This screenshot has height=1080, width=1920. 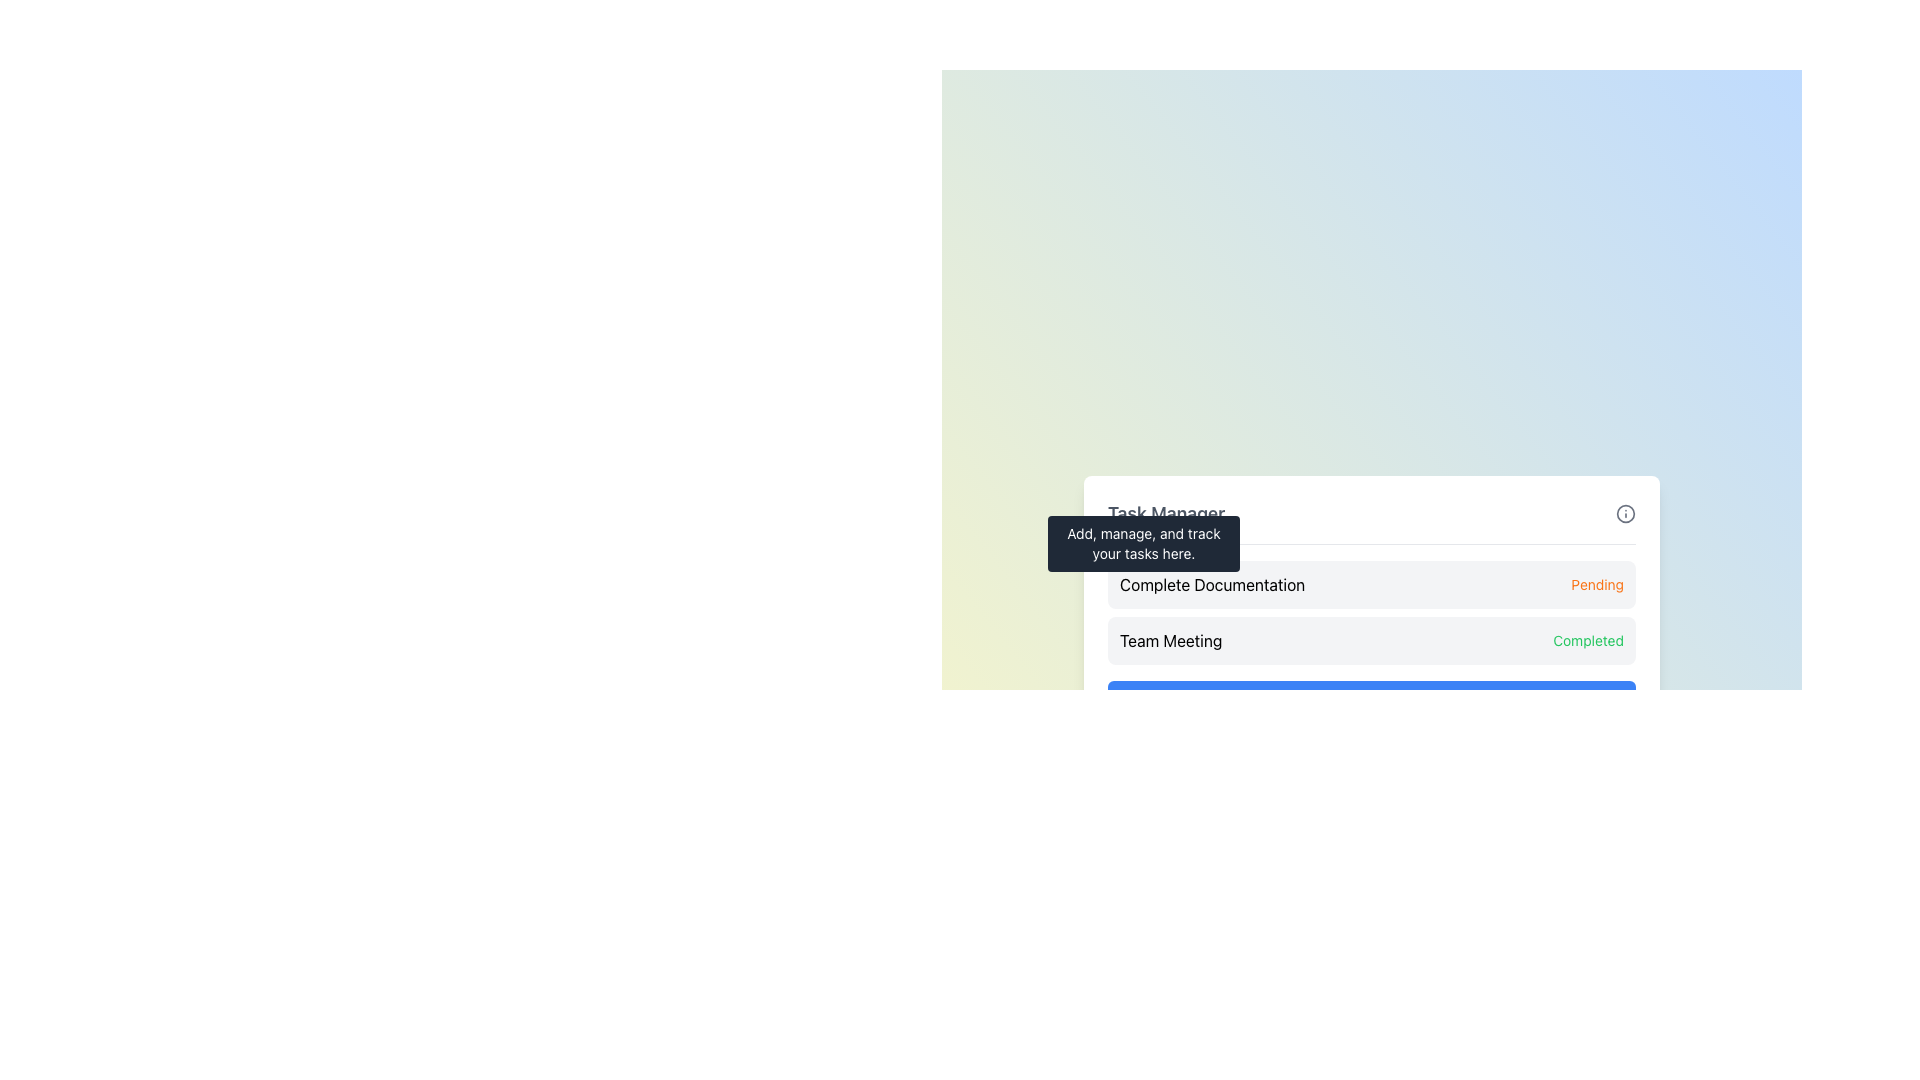 What do you see at coordinates (1334, 699) in the screenshot?
I see `the circle element that is part of an SVG graphic located in the top-right section of a vertical list or panel interface` at bounding box center [1334, 699].